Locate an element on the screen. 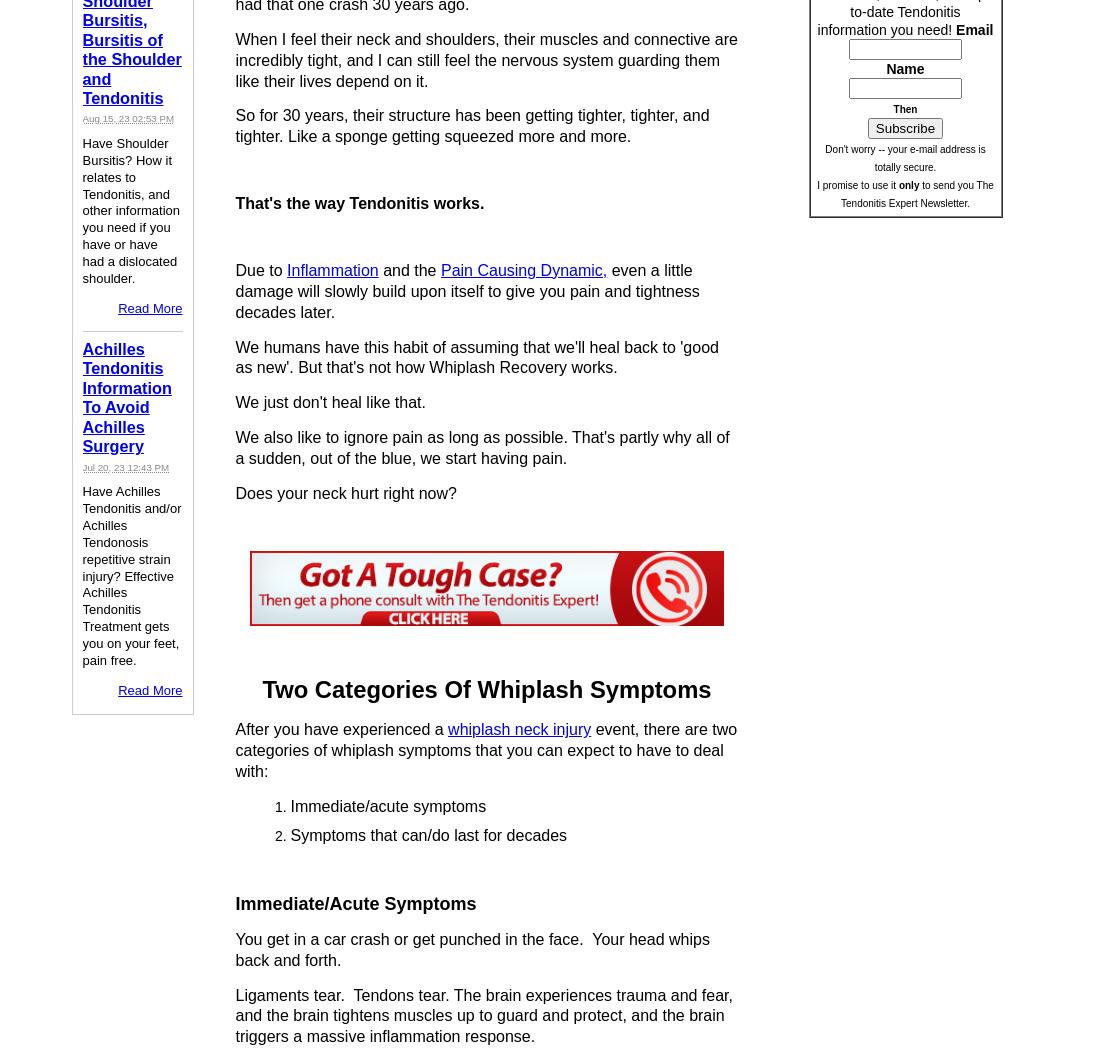  'Does your neck hurt right now?' is located at coordinates (345, 491).